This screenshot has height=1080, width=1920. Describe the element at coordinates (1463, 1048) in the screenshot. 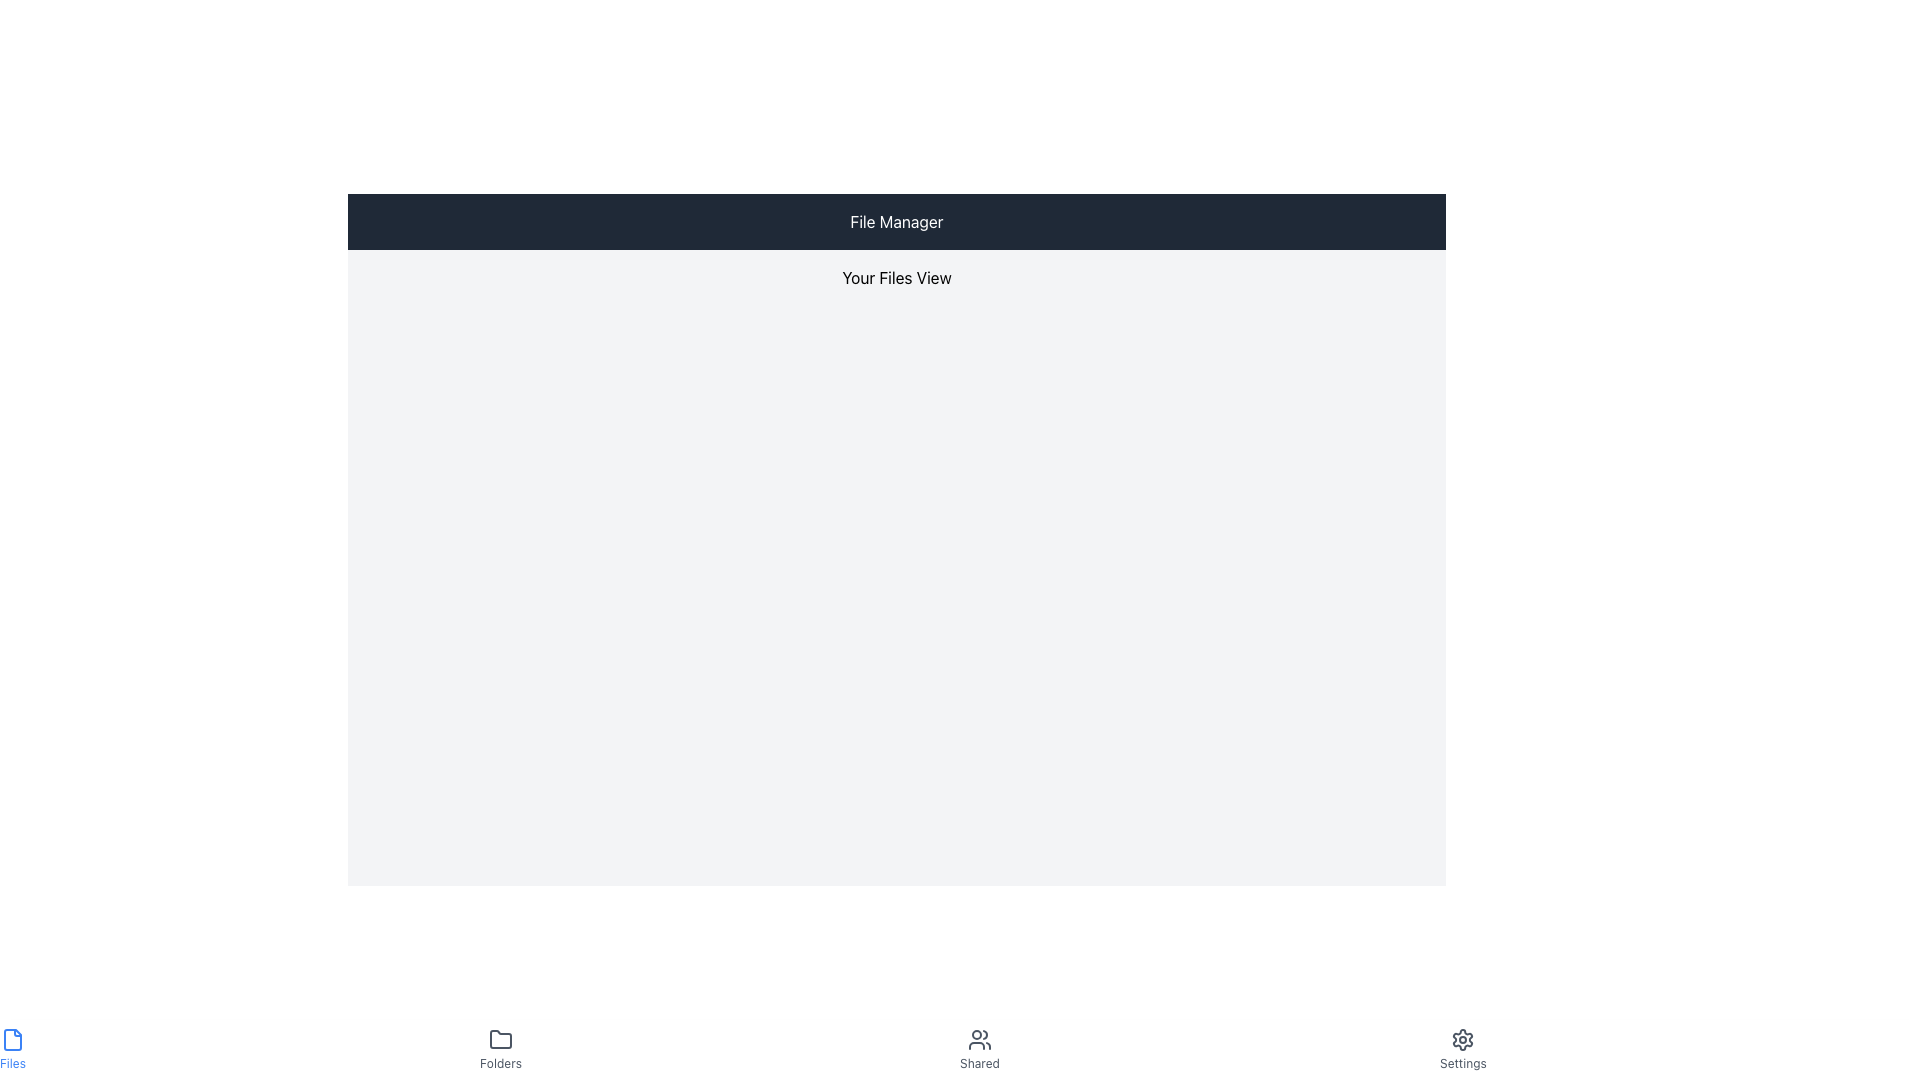

I see `the settings button located at the bottom-right corner of the interface` at that location.